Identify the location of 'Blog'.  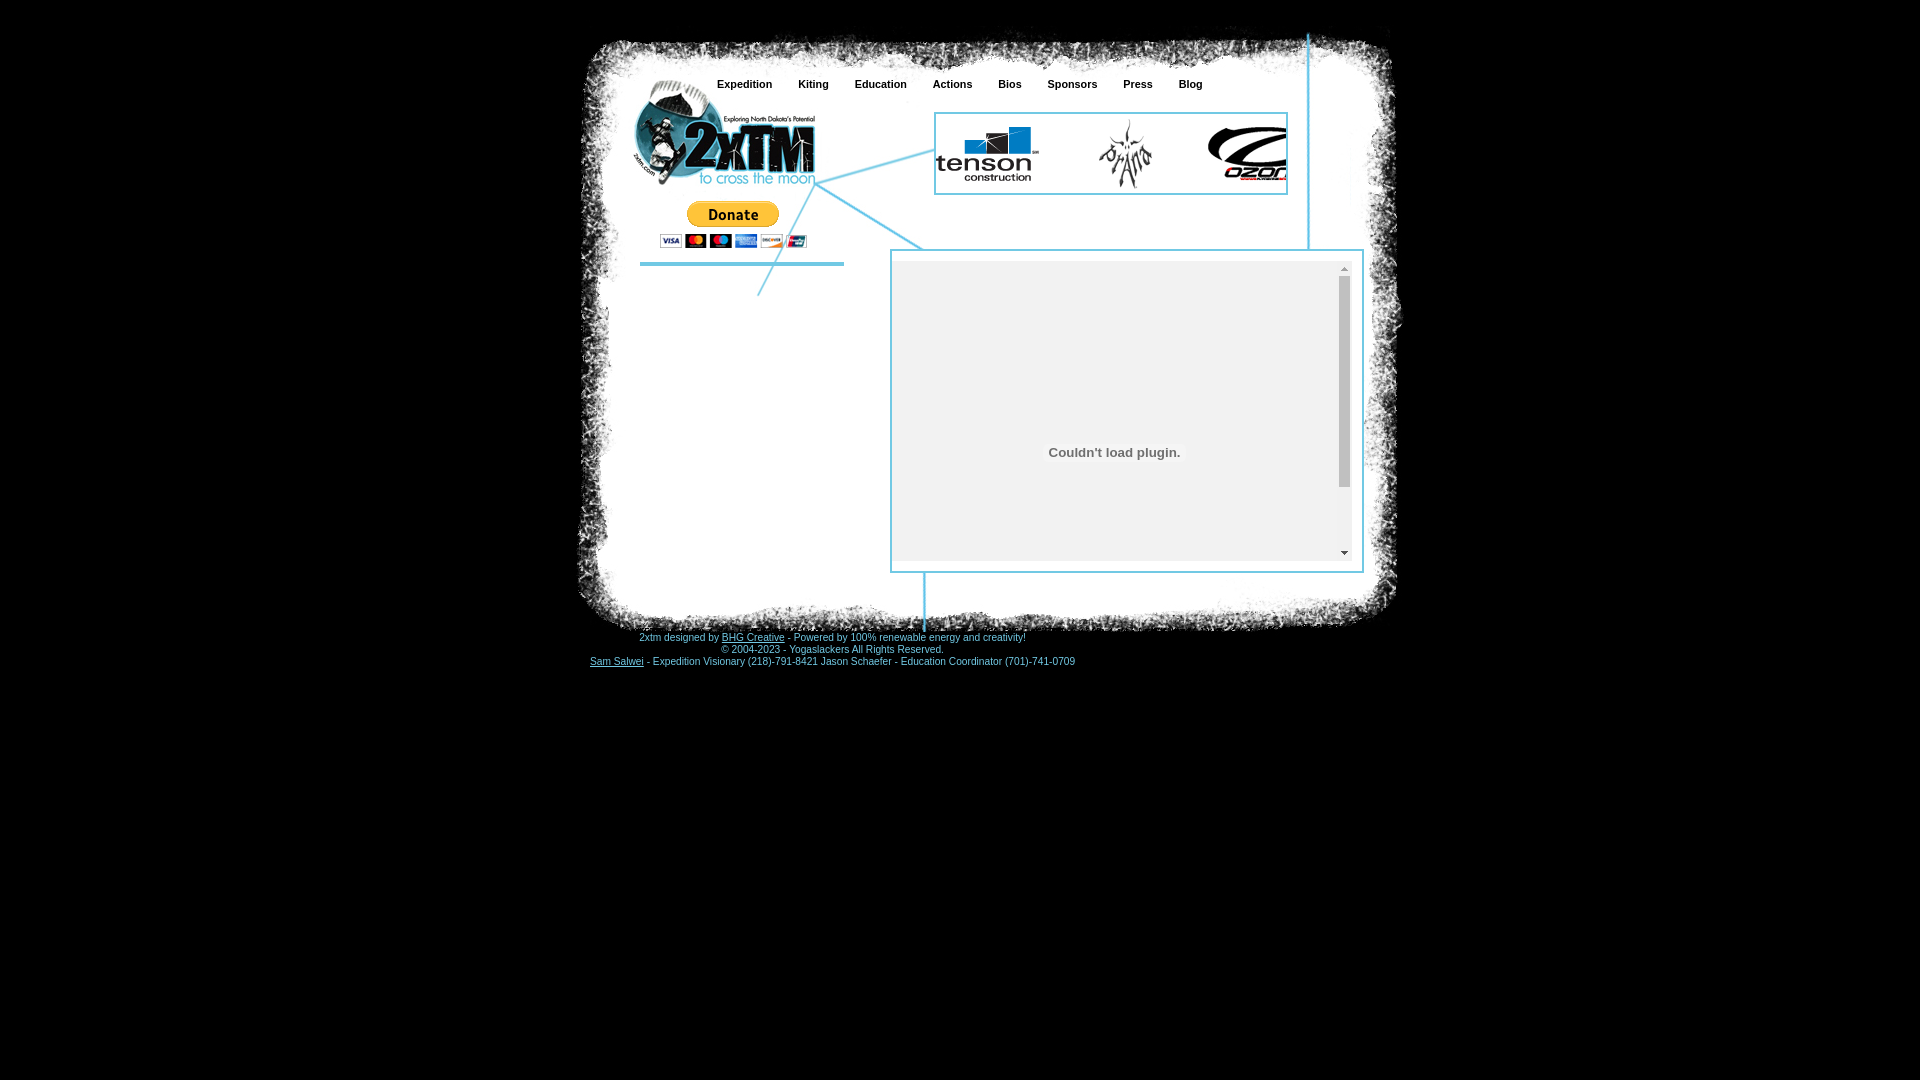
(1189, 83).